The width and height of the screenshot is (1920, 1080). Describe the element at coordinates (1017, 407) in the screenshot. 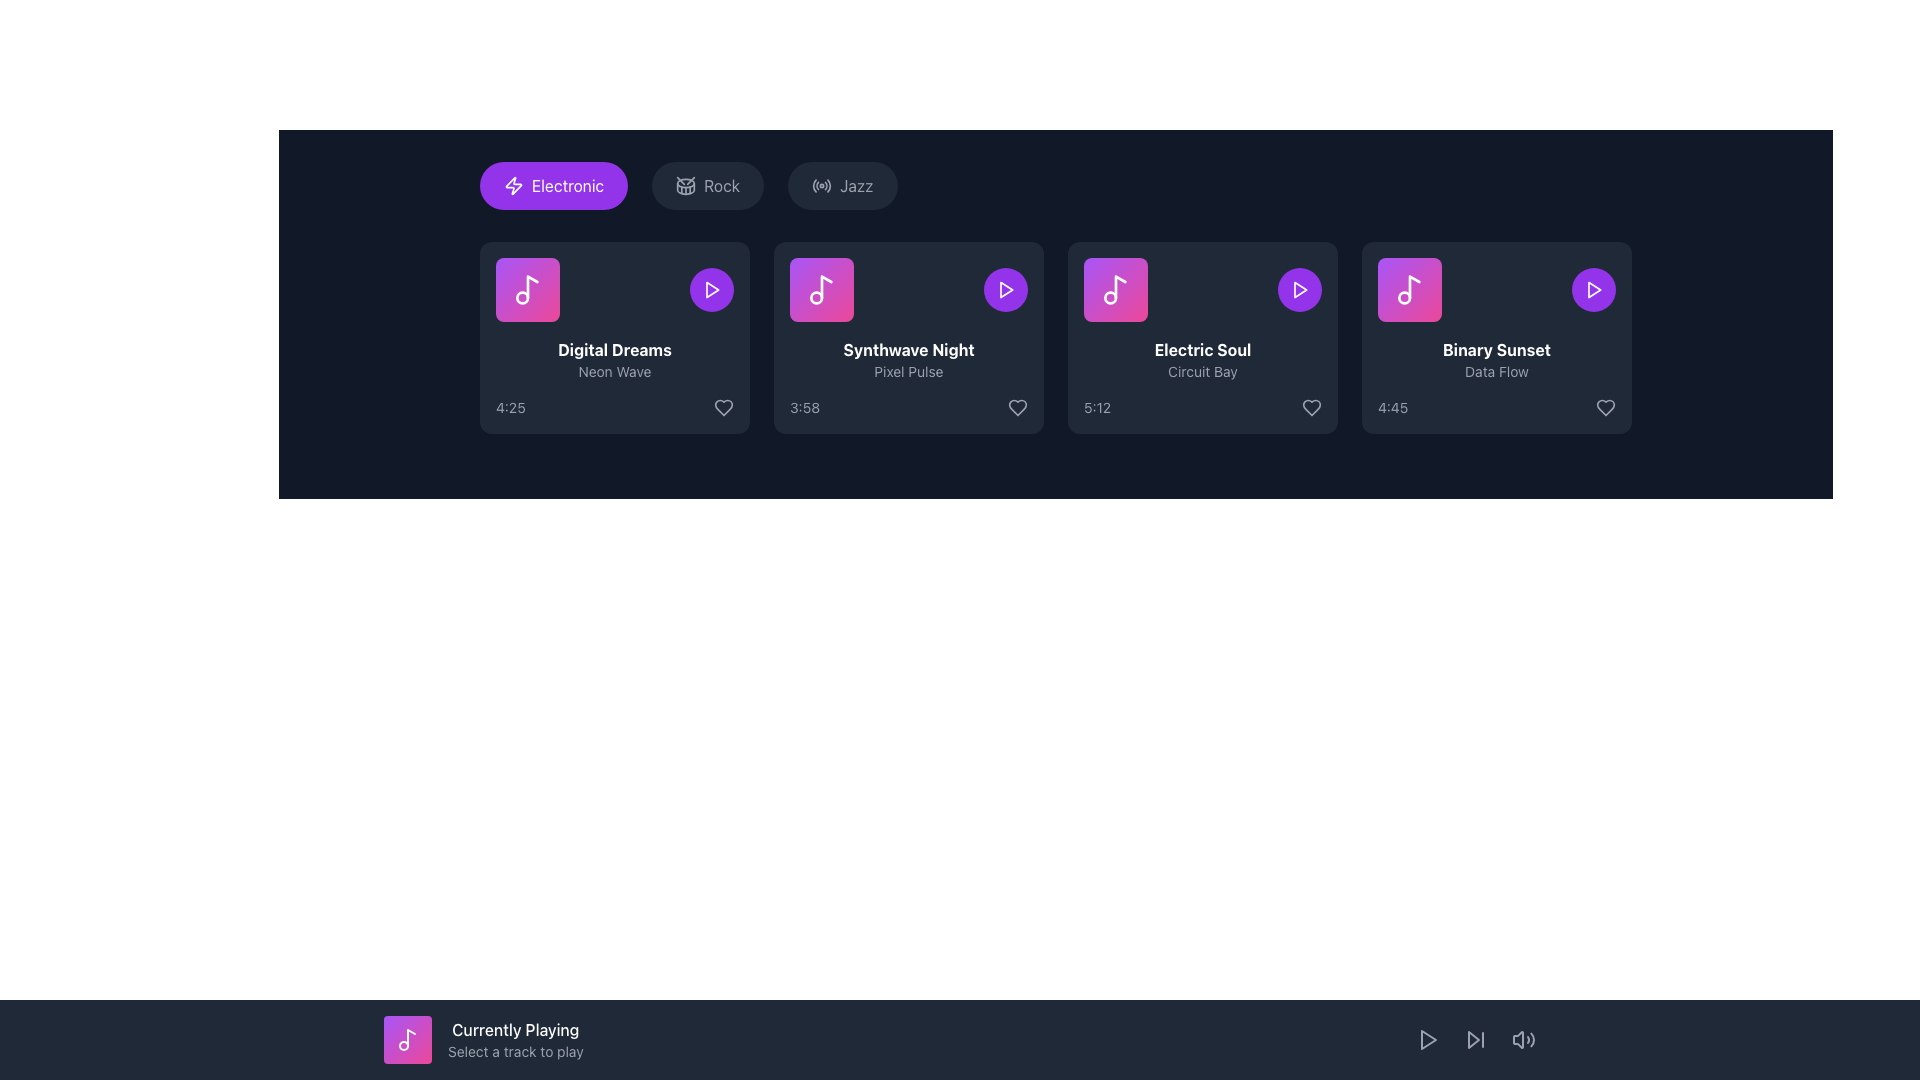

I see `the 'like' or 'favorite' icon button located in the bottom-right corner of the 'Synthwave Night' card` at that location.